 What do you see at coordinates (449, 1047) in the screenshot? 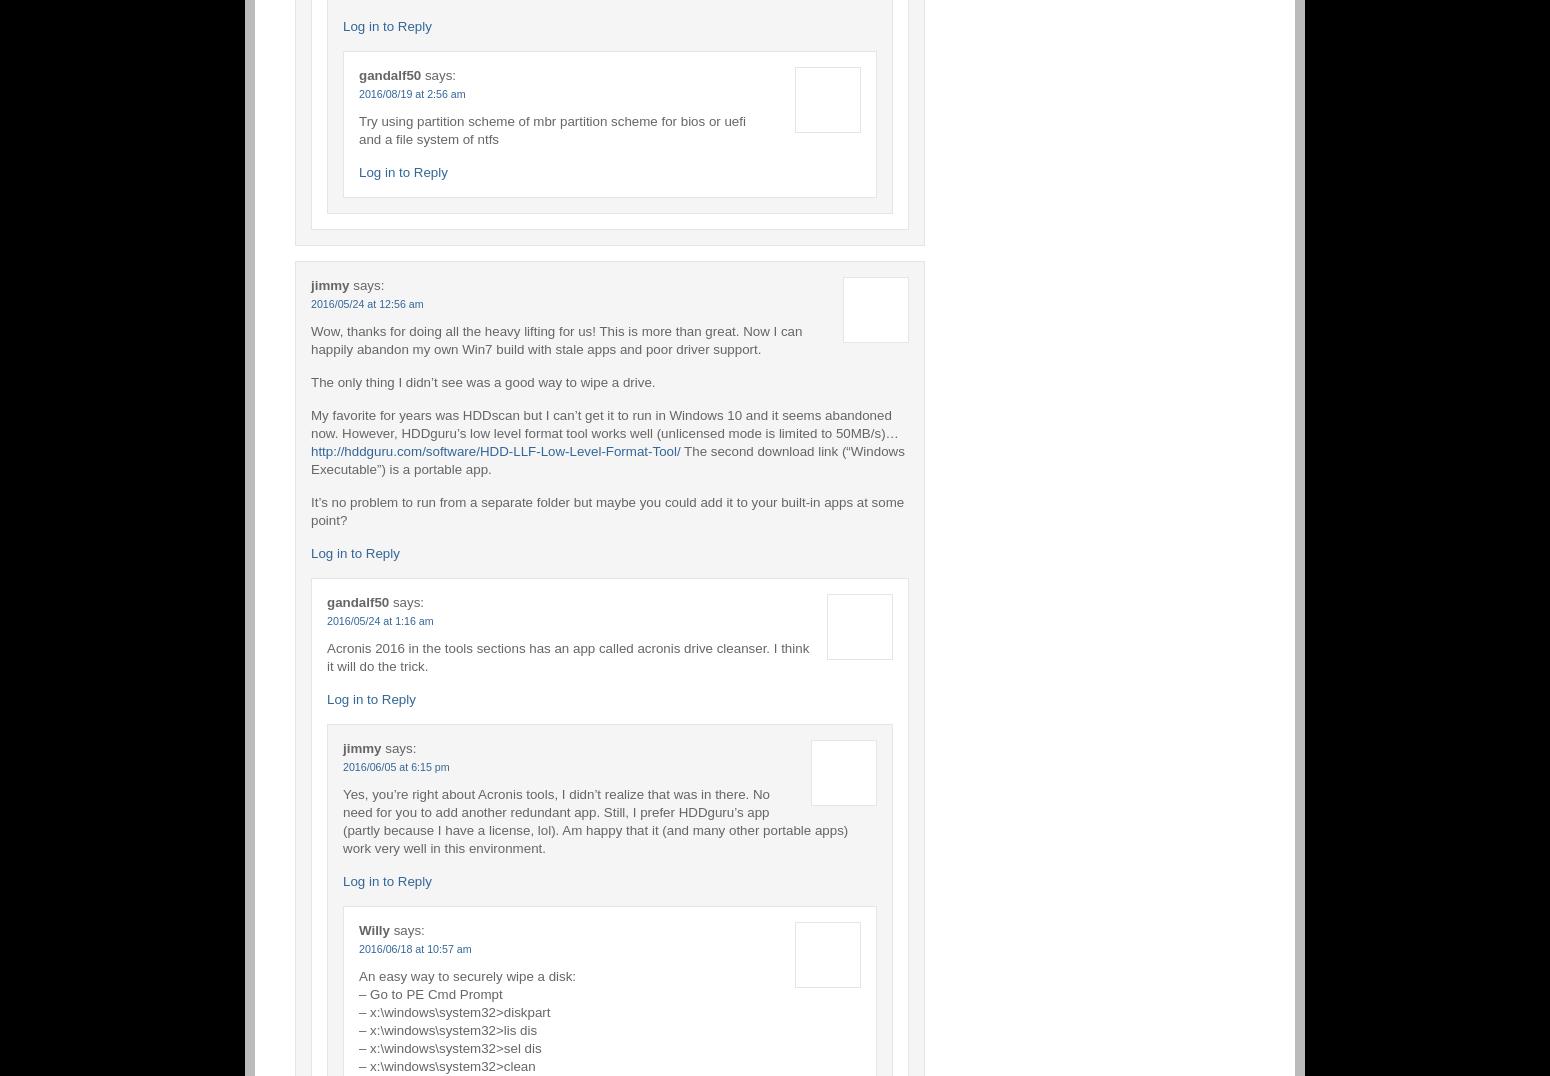
I see `'– x:\windows\system32>sel dis'` at bounding box center [449, 1047].